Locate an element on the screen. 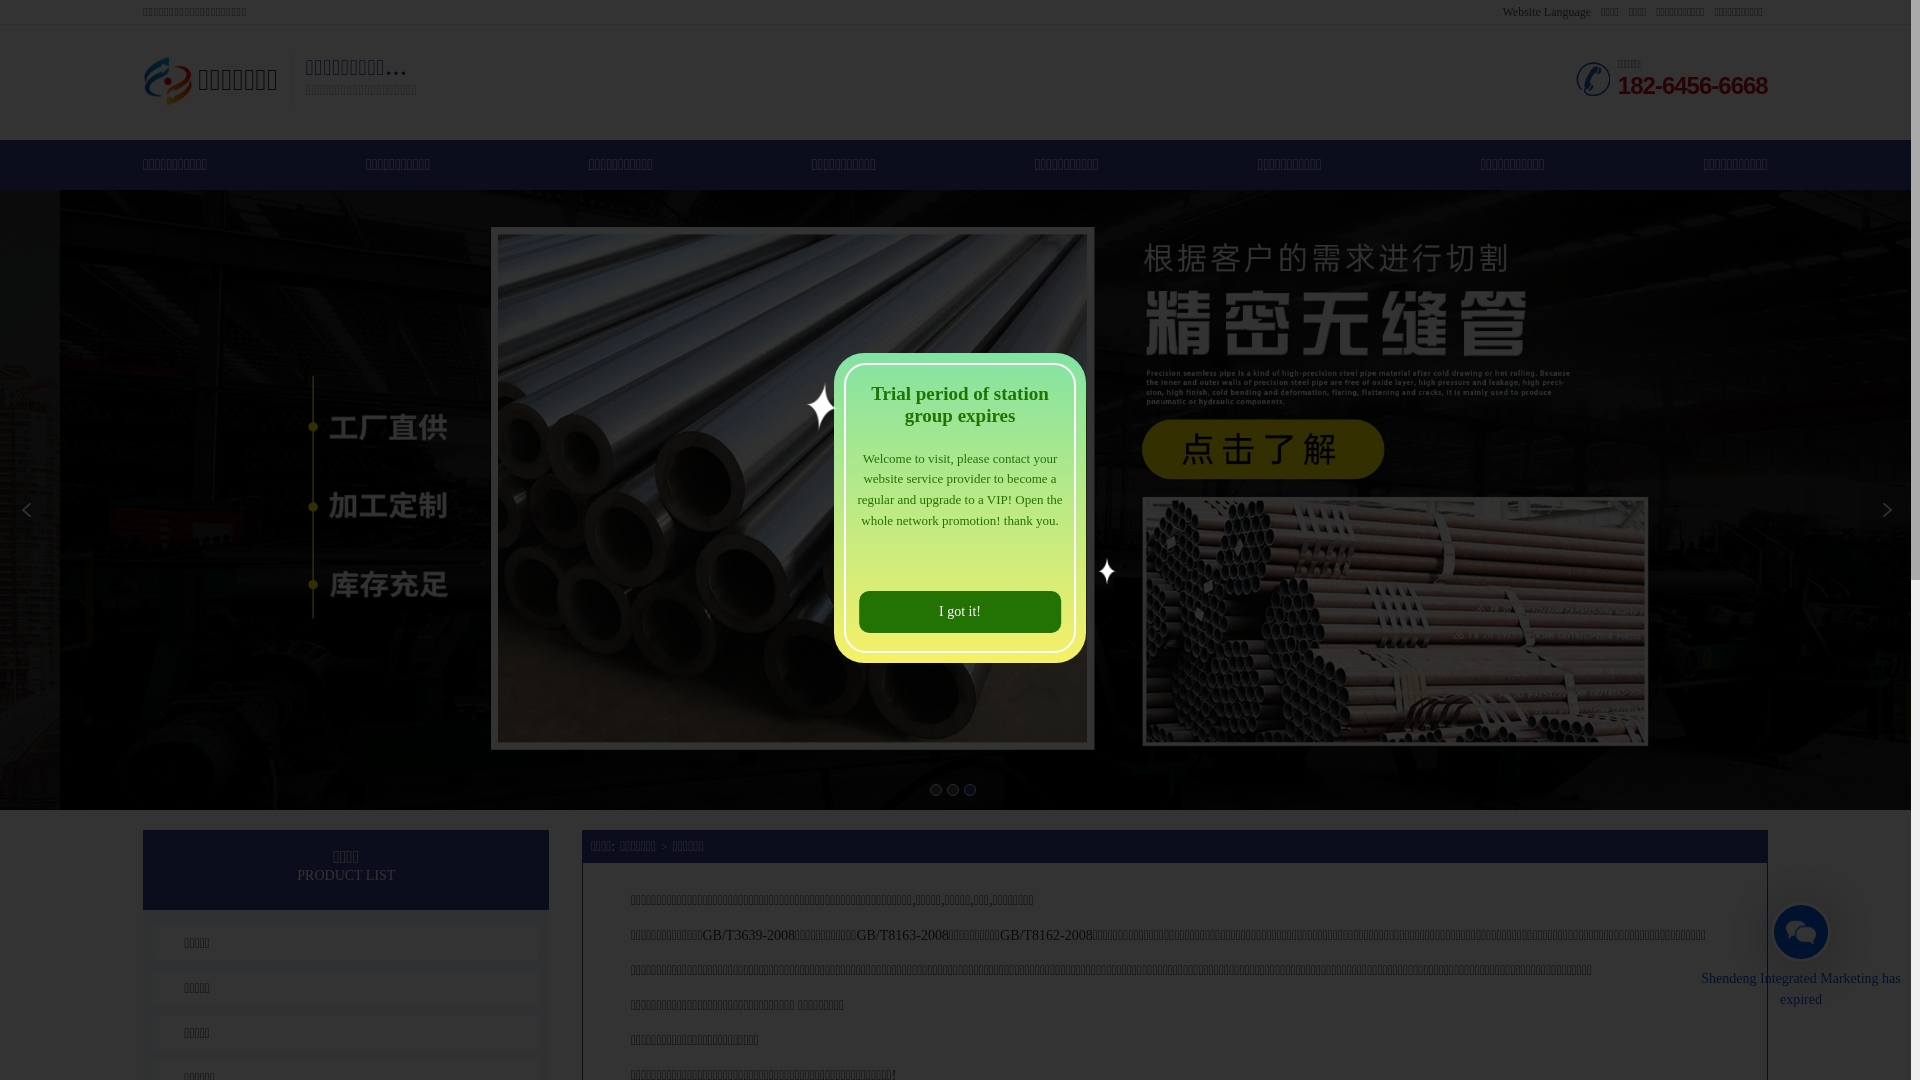 The width and height of the screenshot is (1920, 1080). 'I got it!' is located at coordinates (960, 611).